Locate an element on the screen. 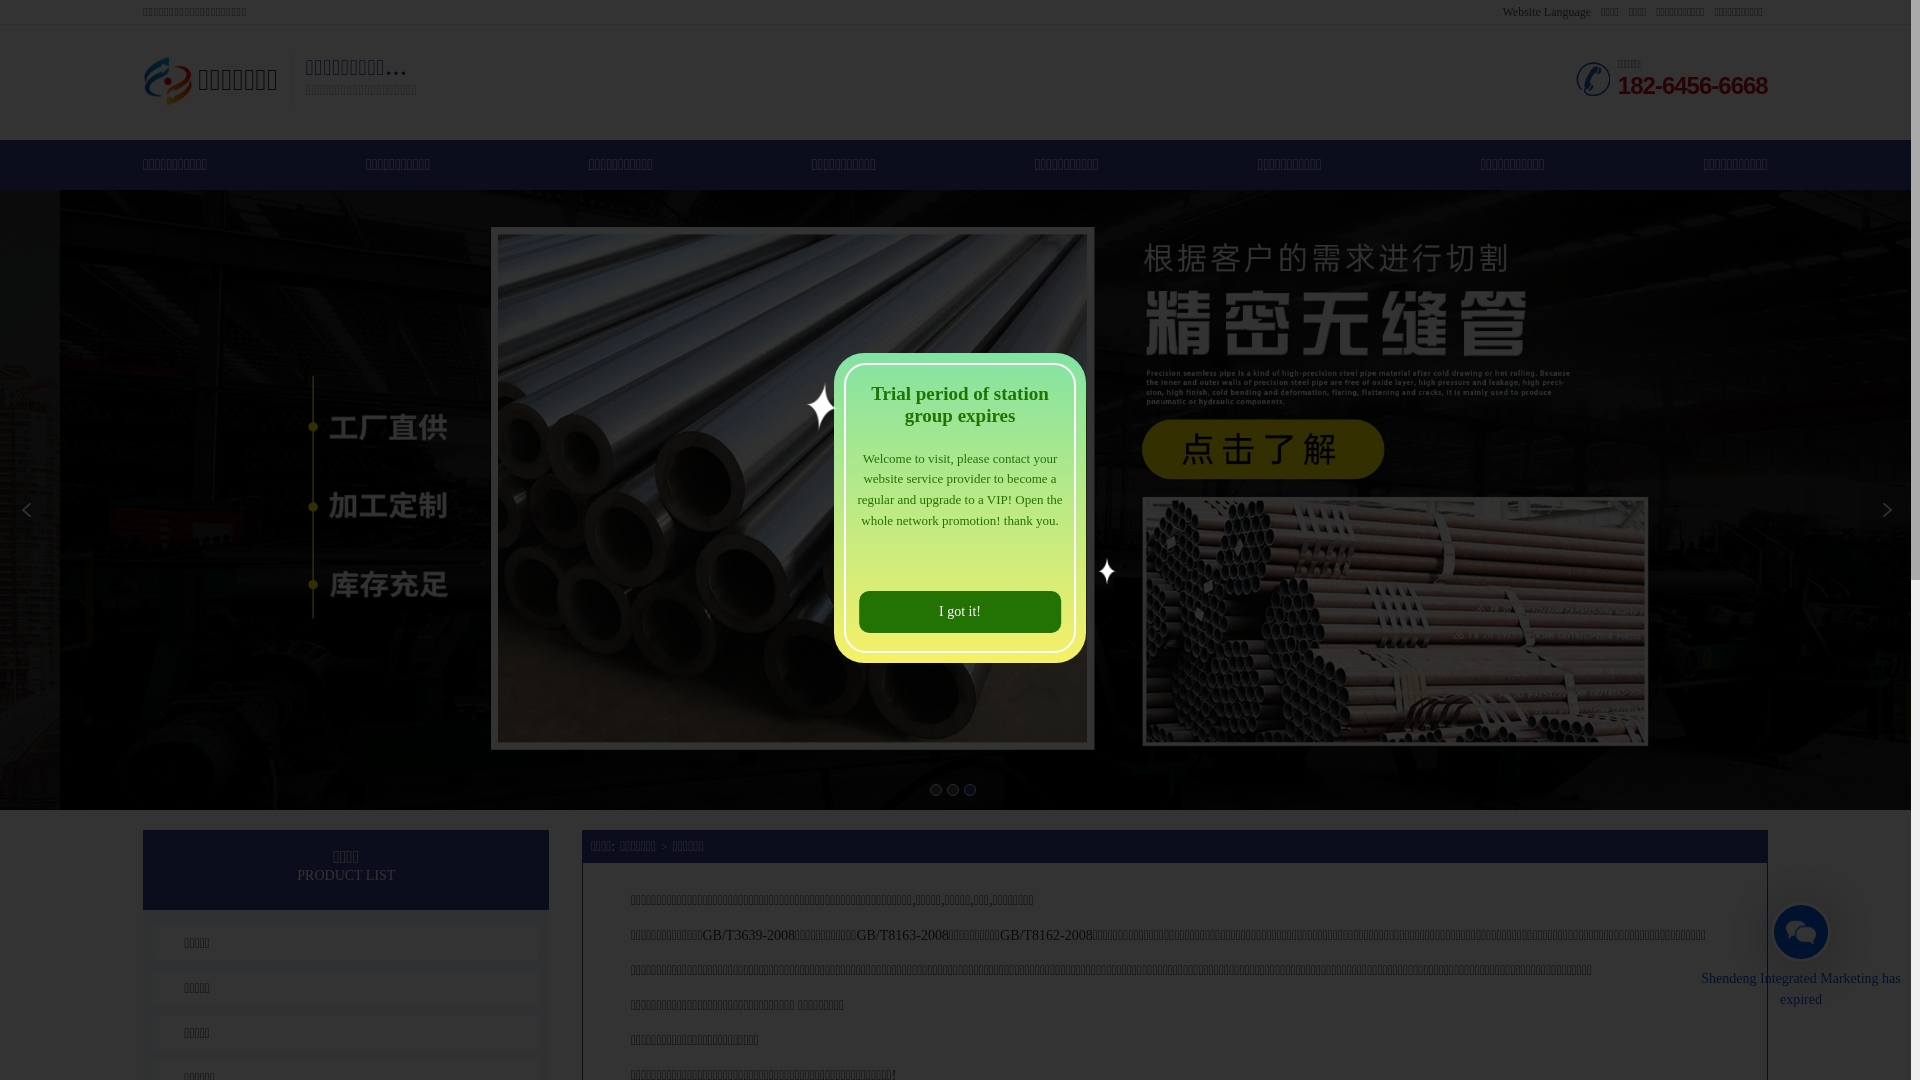 The width and height of the screenshot is (1920, 1080). 'I got it!' is located at coordinates (960, 611).